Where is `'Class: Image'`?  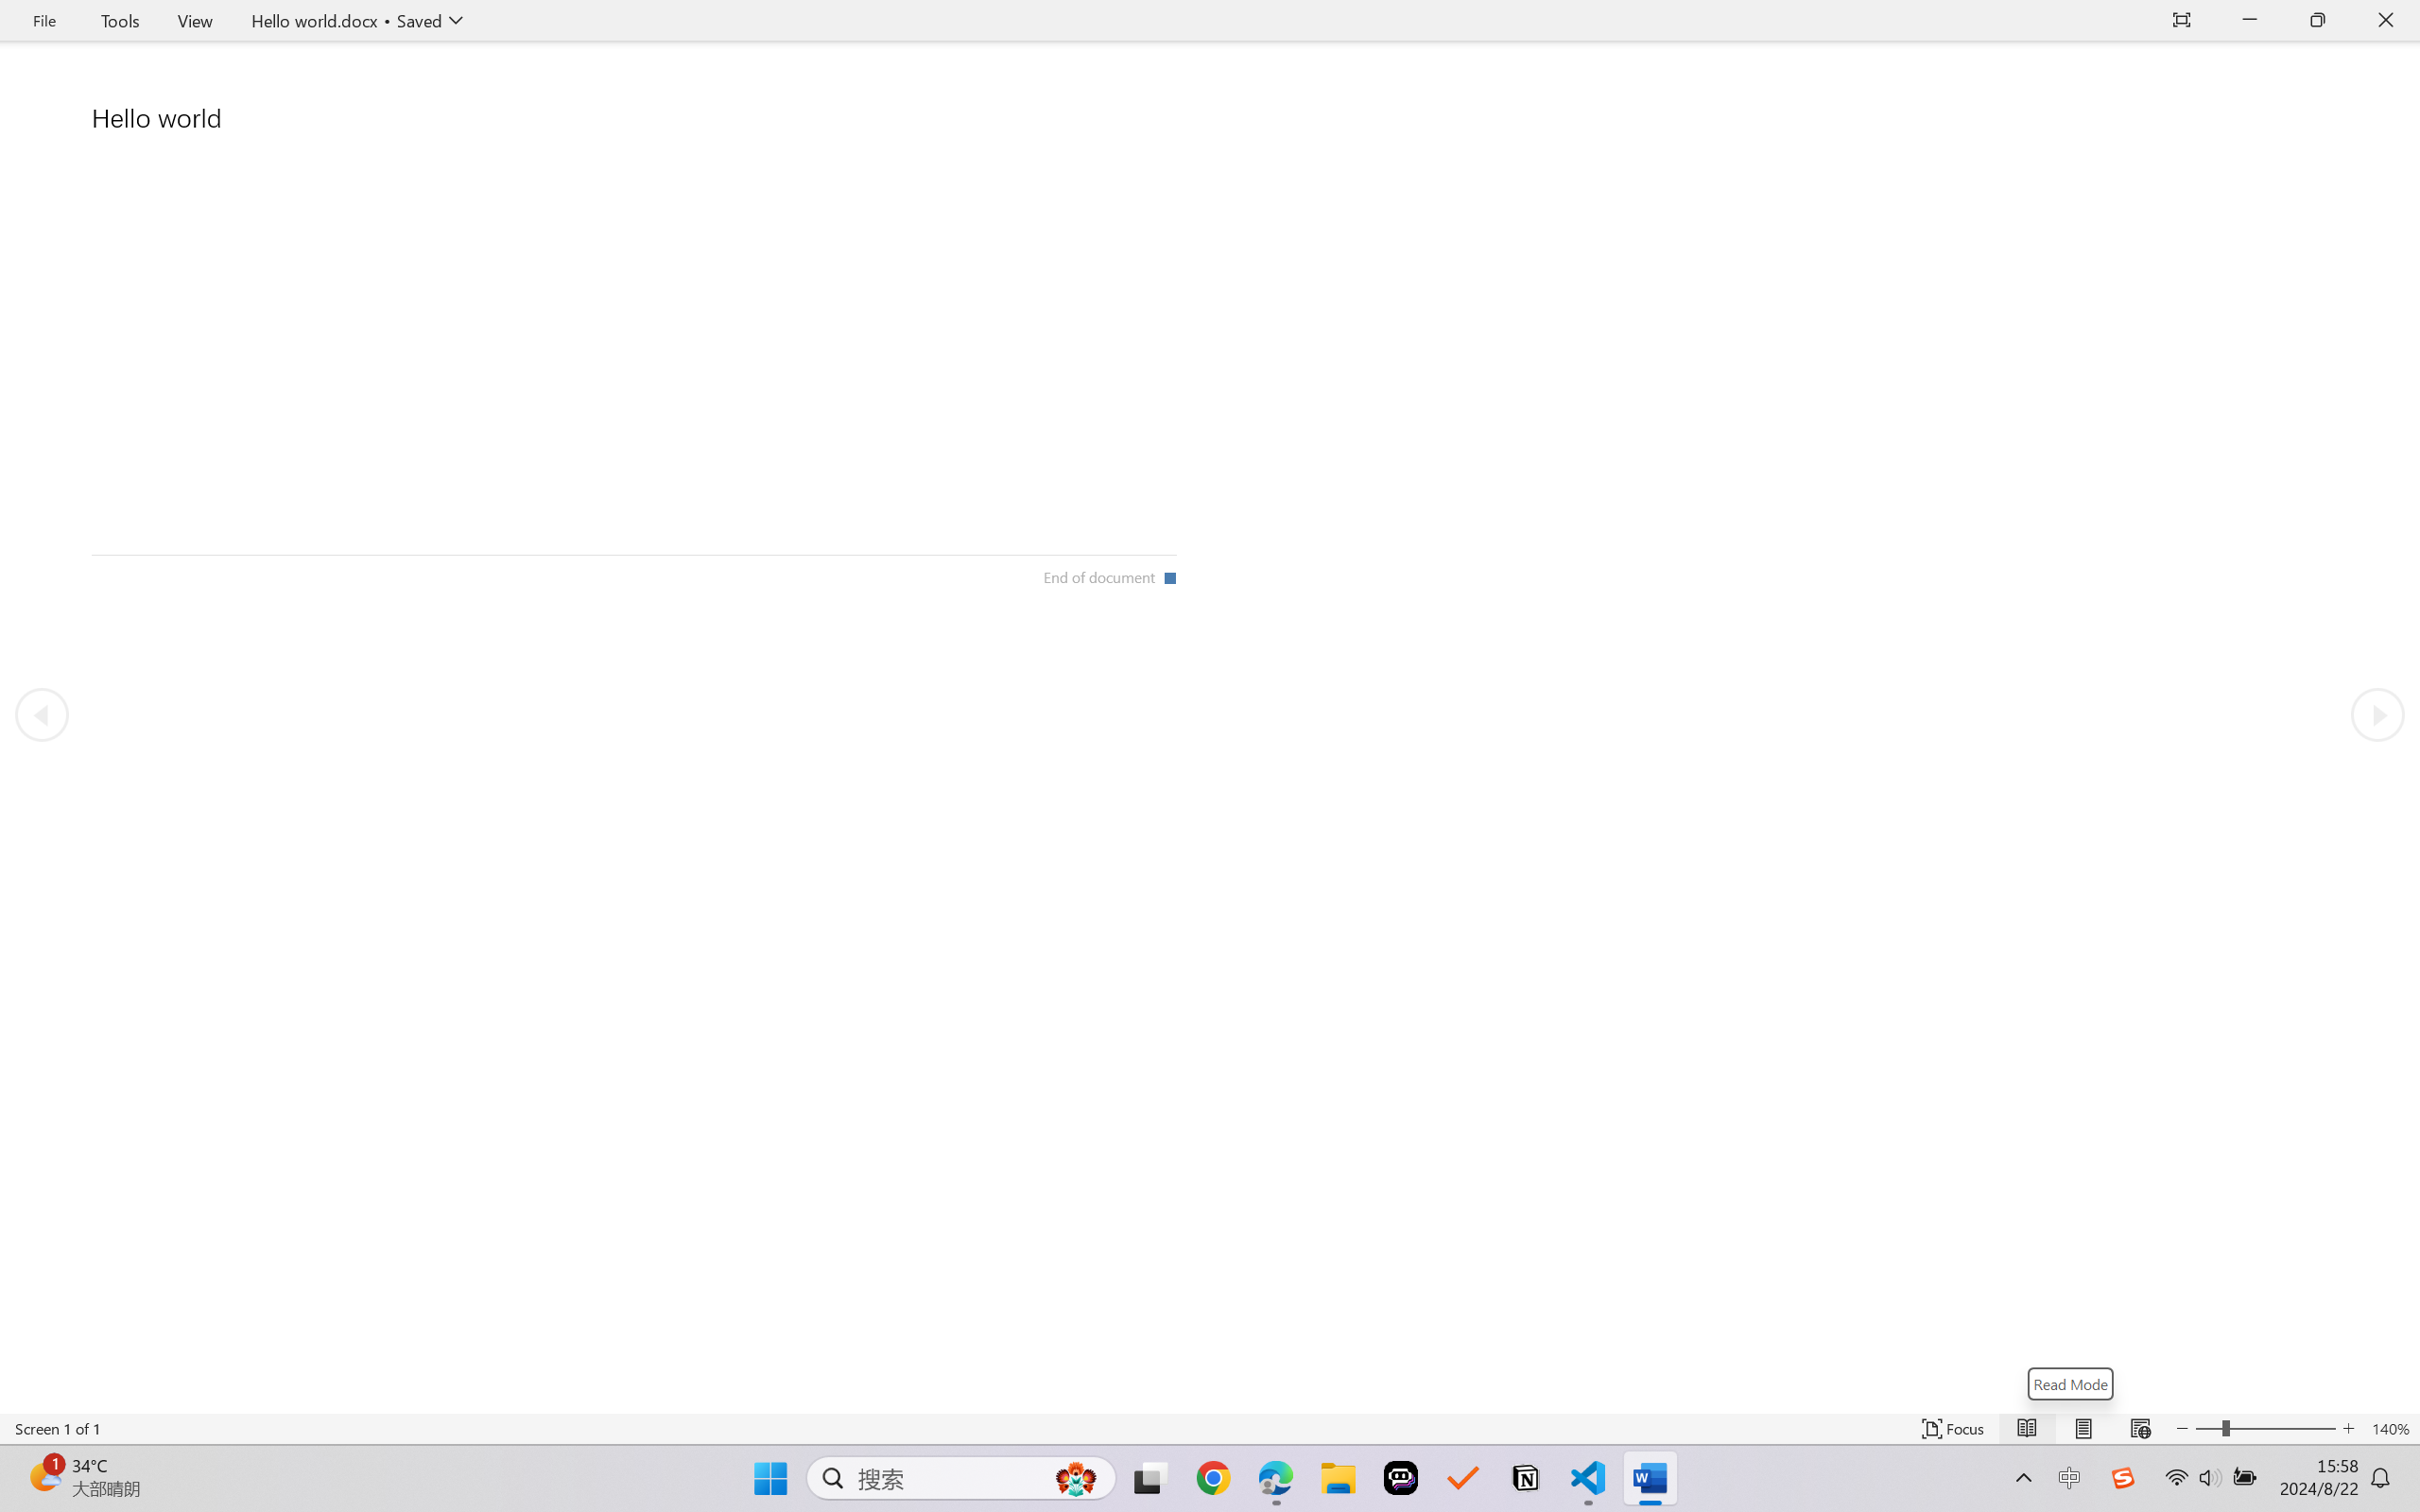 'Class: Image' is located at coordinates (2122, 1478).